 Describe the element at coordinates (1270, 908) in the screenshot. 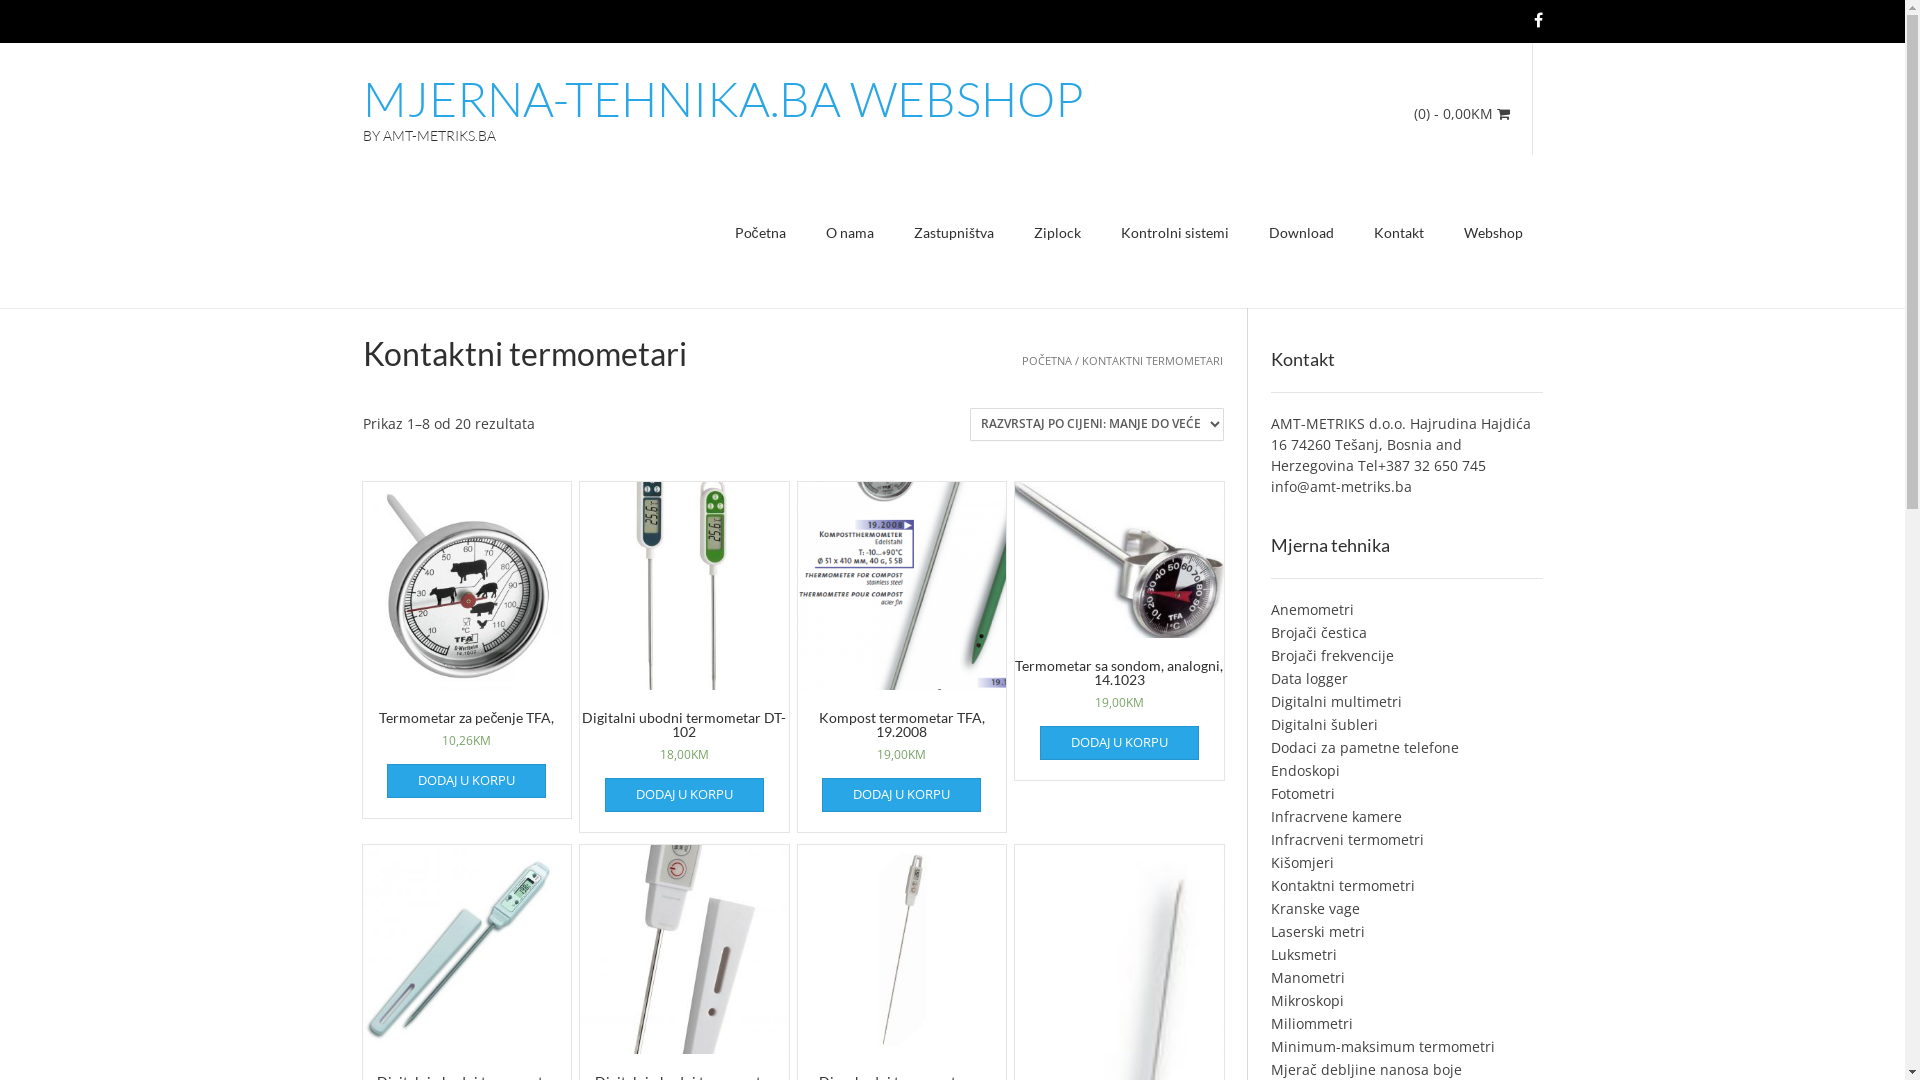

I see `'Kranske vage'` at that location.